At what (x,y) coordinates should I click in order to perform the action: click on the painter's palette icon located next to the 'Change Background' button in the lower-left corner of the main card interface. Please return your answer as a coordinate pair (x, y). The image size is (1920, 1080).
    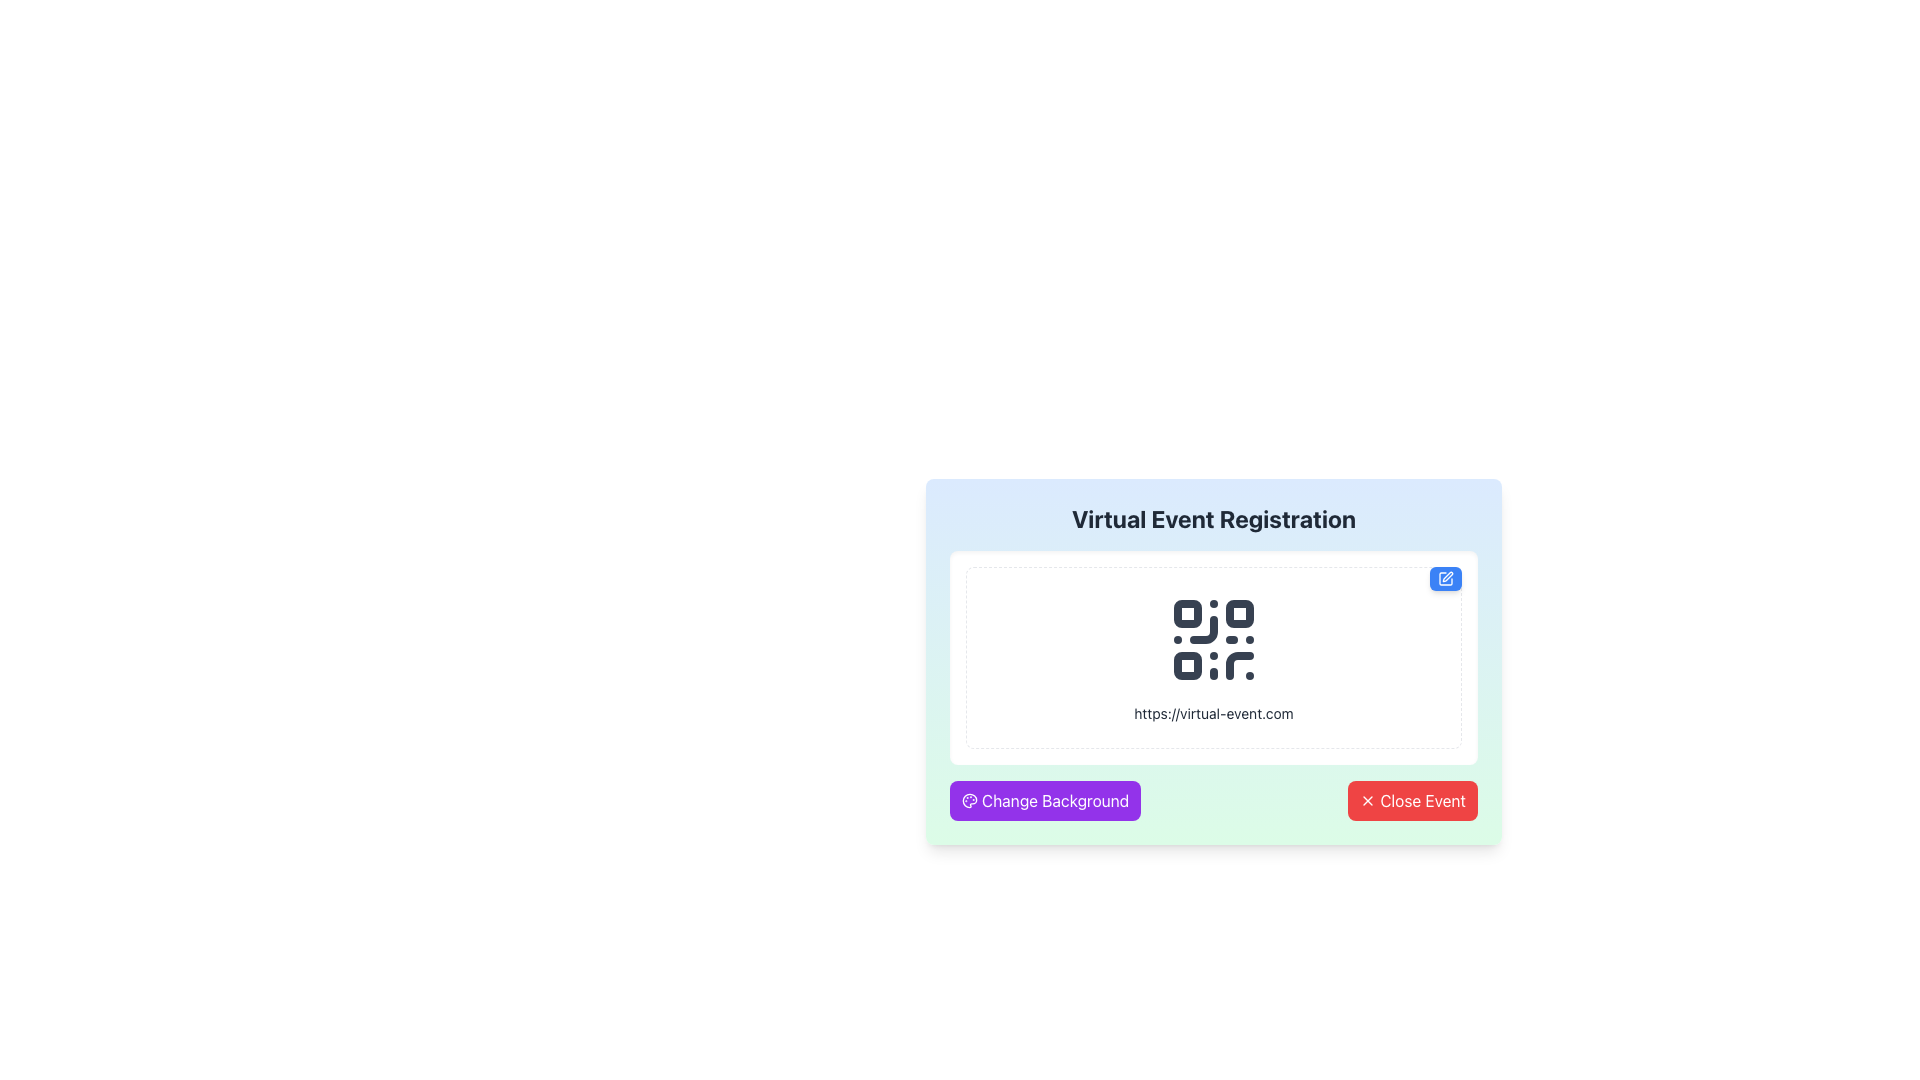
    Looking at the image, I should click on (969, 800).